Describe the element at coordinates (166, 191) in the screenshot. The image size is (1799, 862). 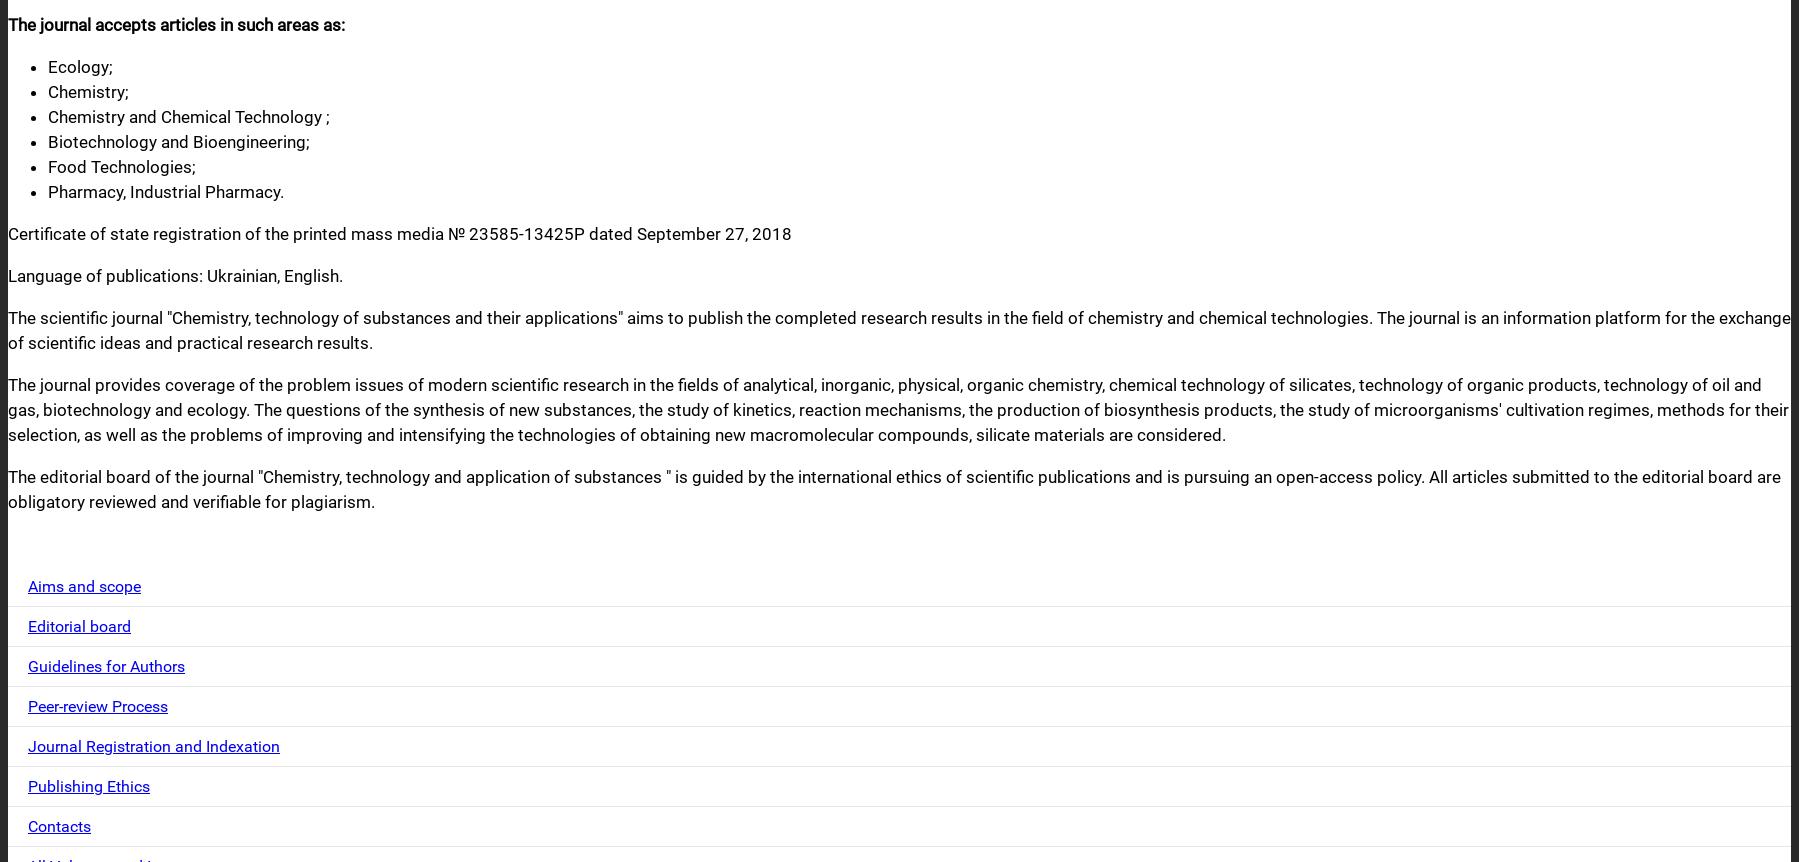
I see `'Pharmacy, Industrial Pharmacy.'` at that location.